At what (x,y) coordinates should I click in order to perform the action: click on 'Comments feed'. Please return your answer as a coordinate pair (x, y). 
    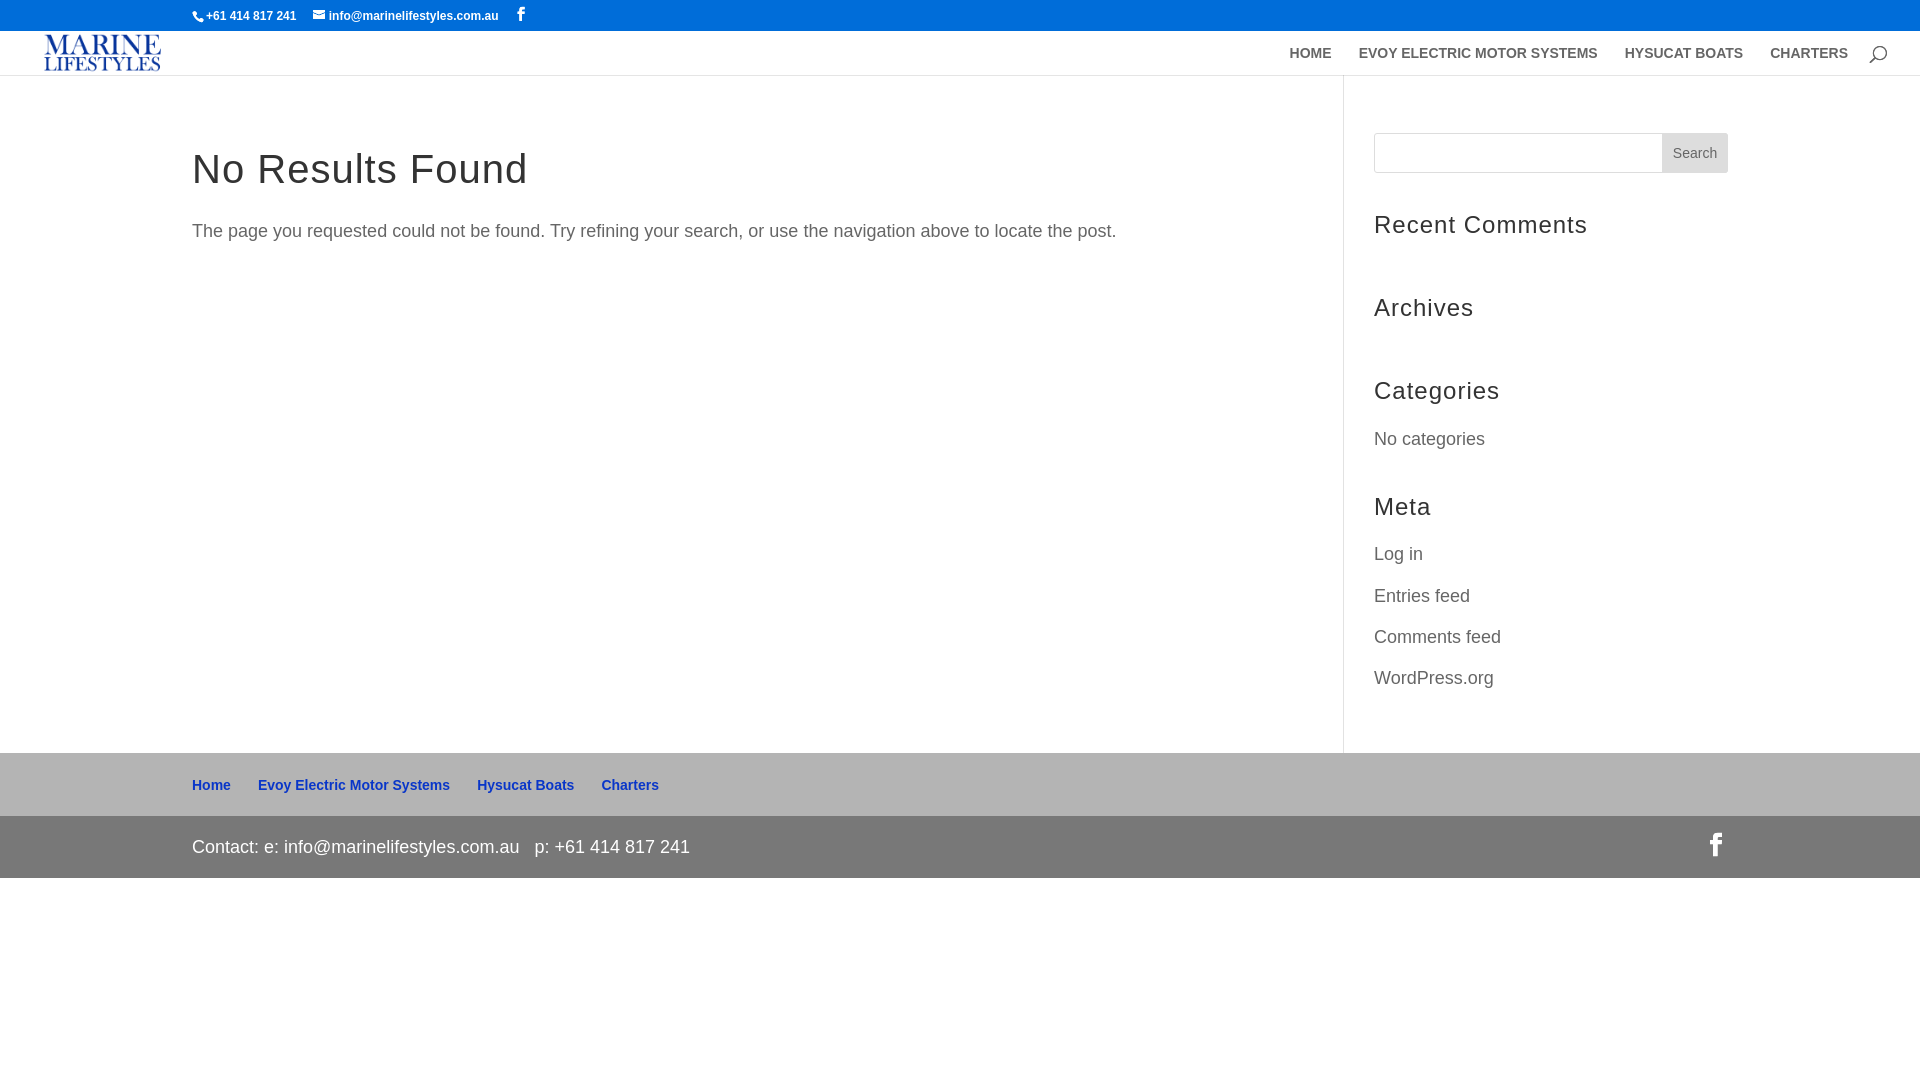
    Looking at the image, I should click on (1436, 636).